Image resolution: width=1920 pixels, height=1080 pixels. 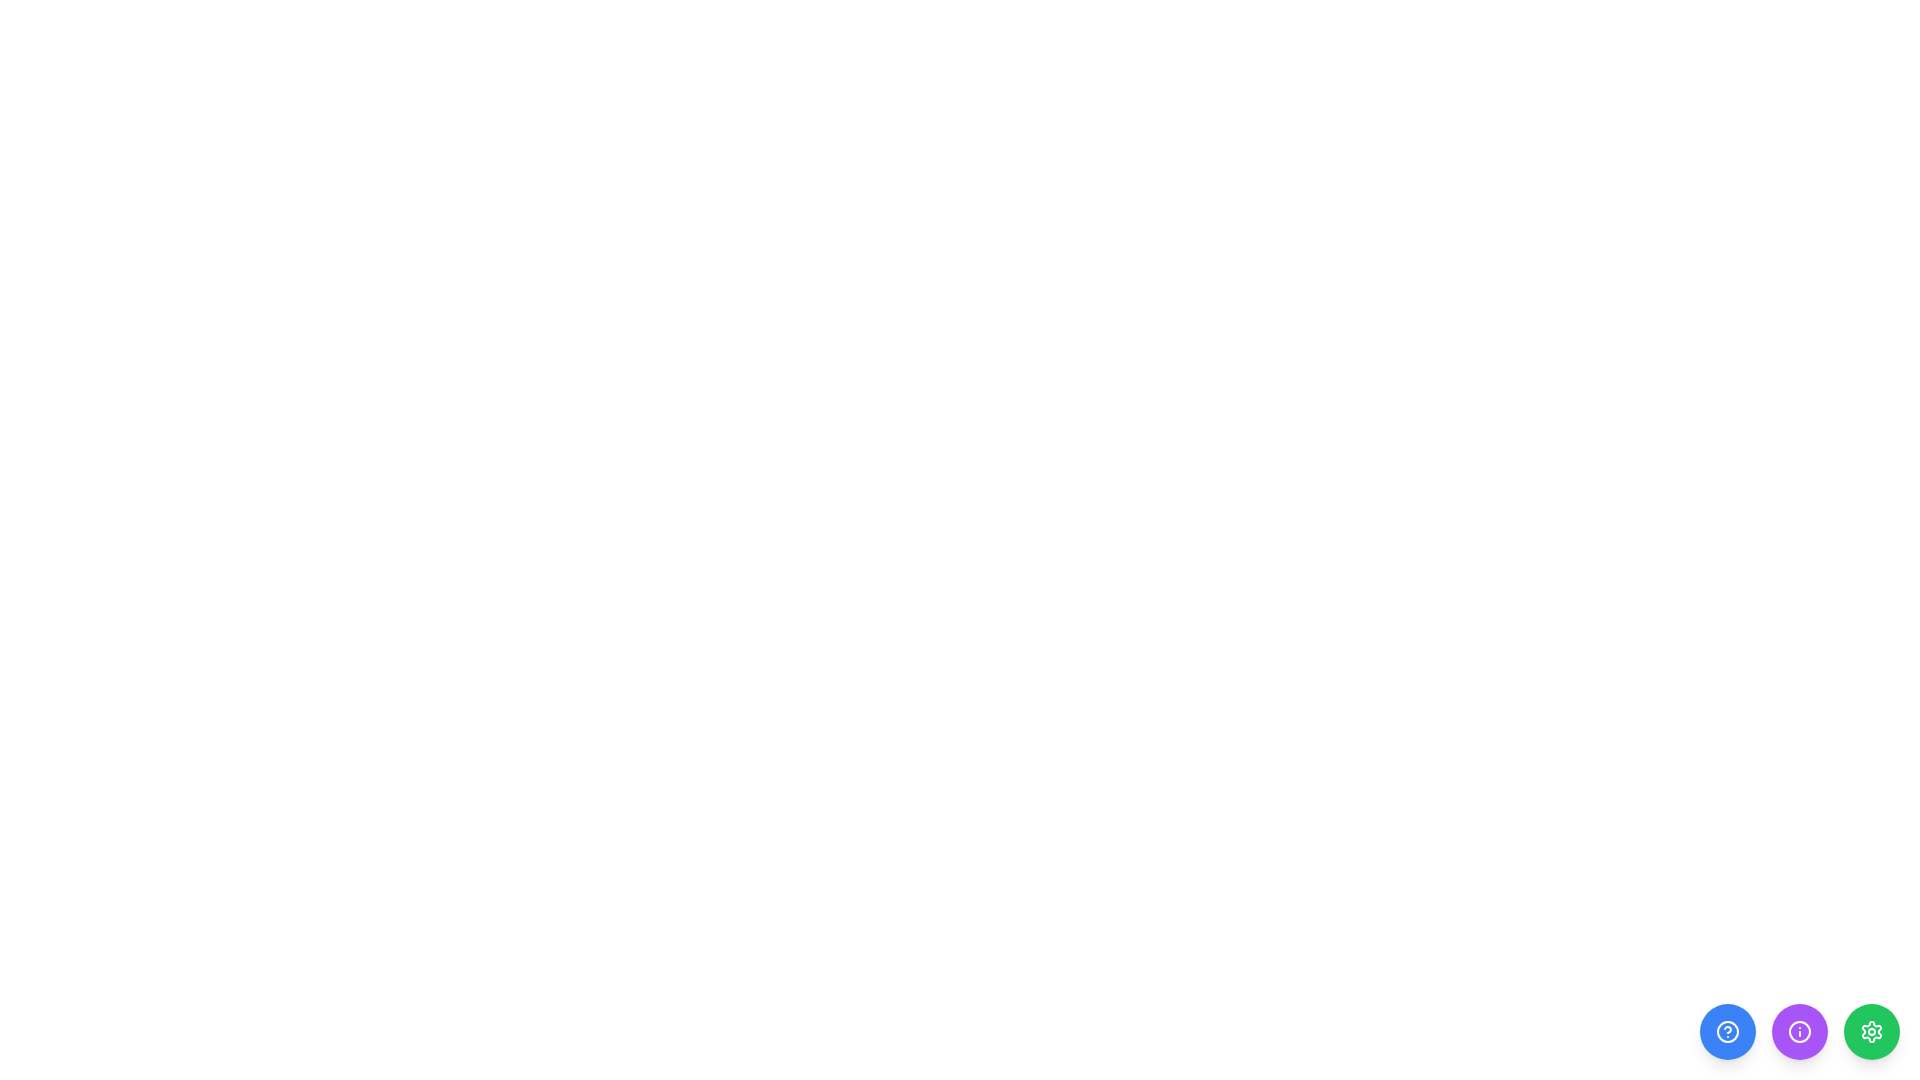 What do you see at coordinates (1727, 1032) in the screenshot?
I see `the help button located in the bottom-right corner of the interface` at bounding box center [1727, 1032].